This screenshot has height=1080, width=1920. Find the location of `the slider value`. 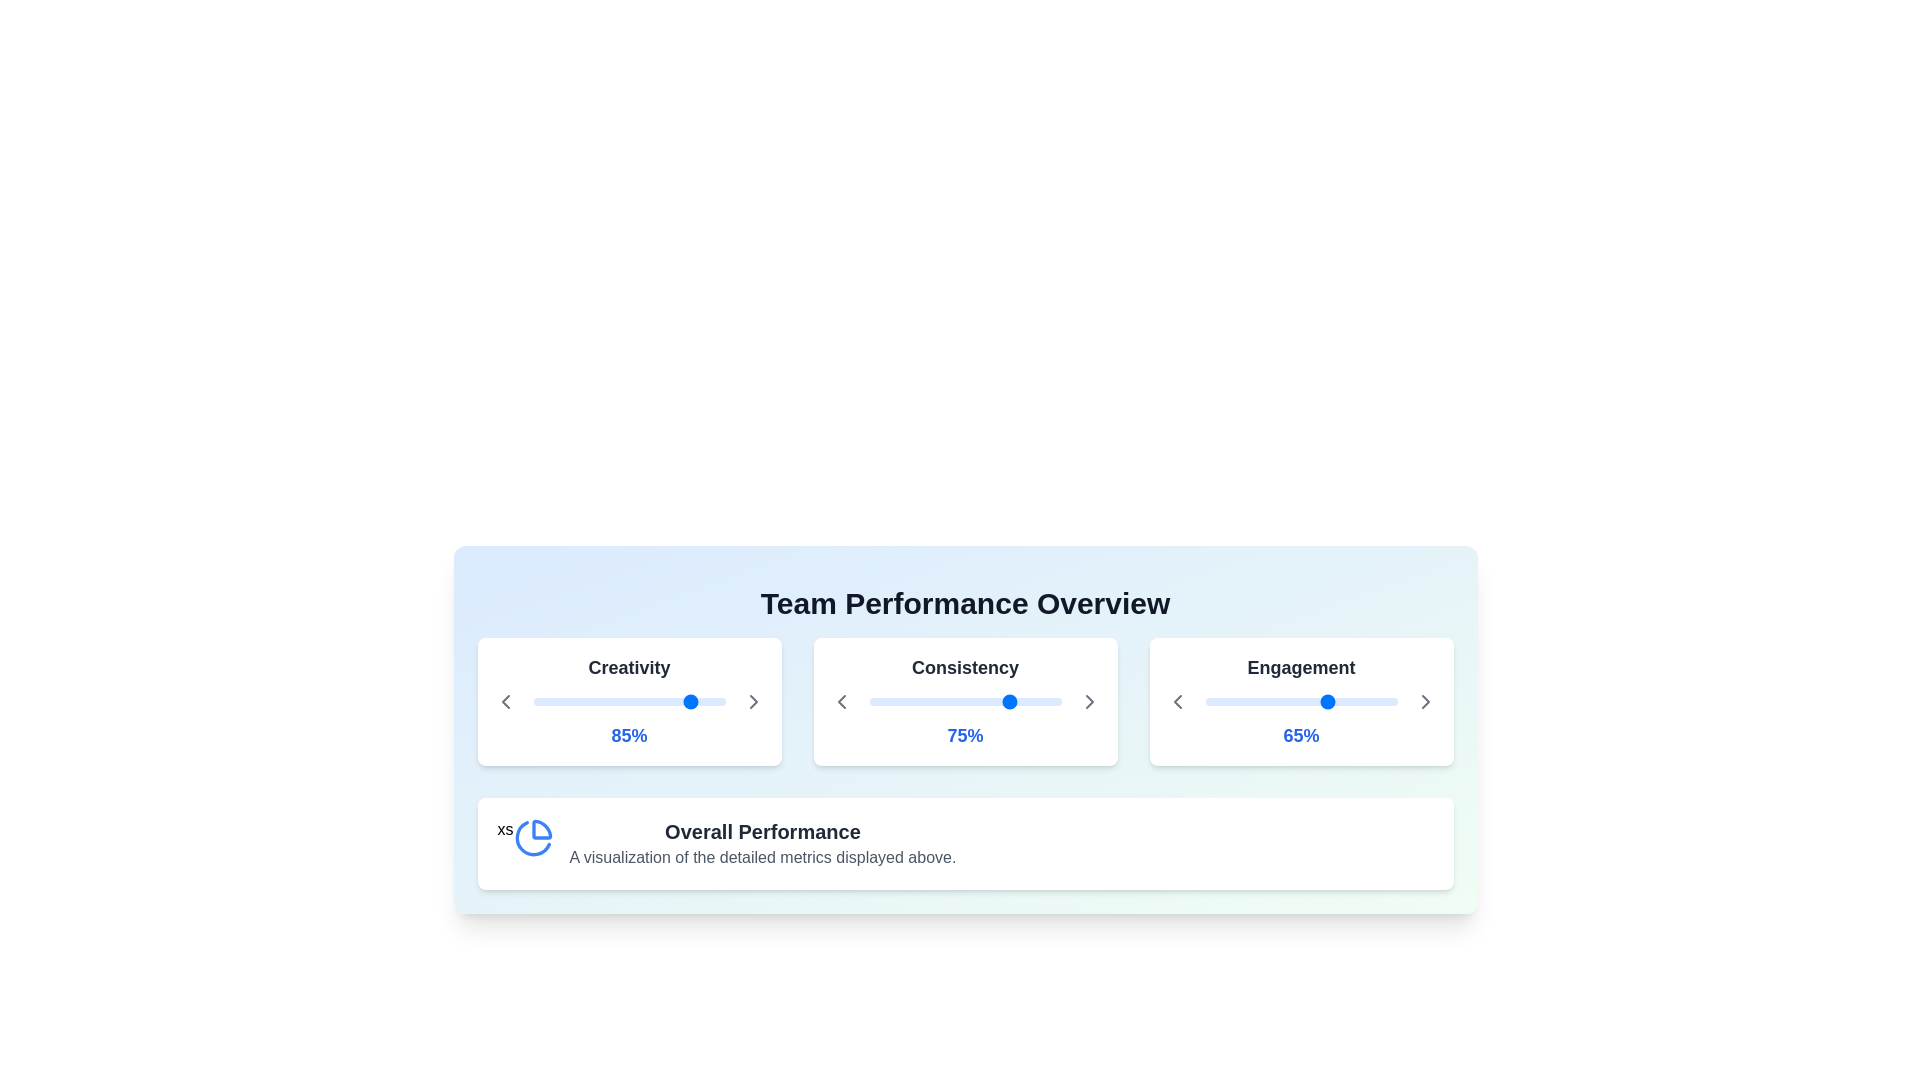

the slider value is located at coordinates (578, 701).